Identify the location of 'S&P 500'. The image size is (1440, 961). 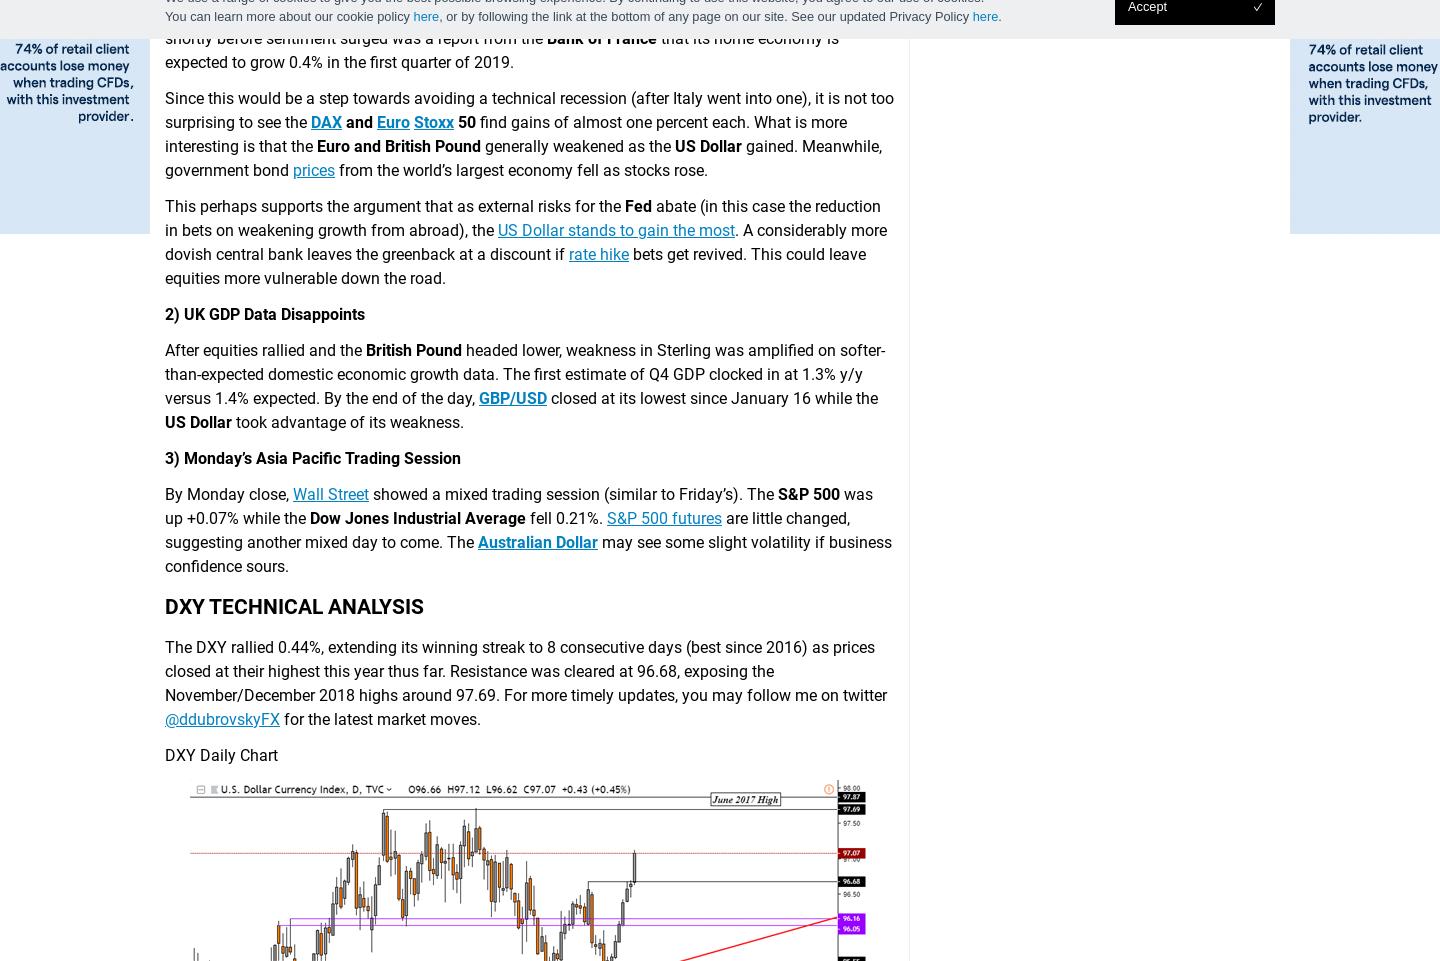
(808, 493).